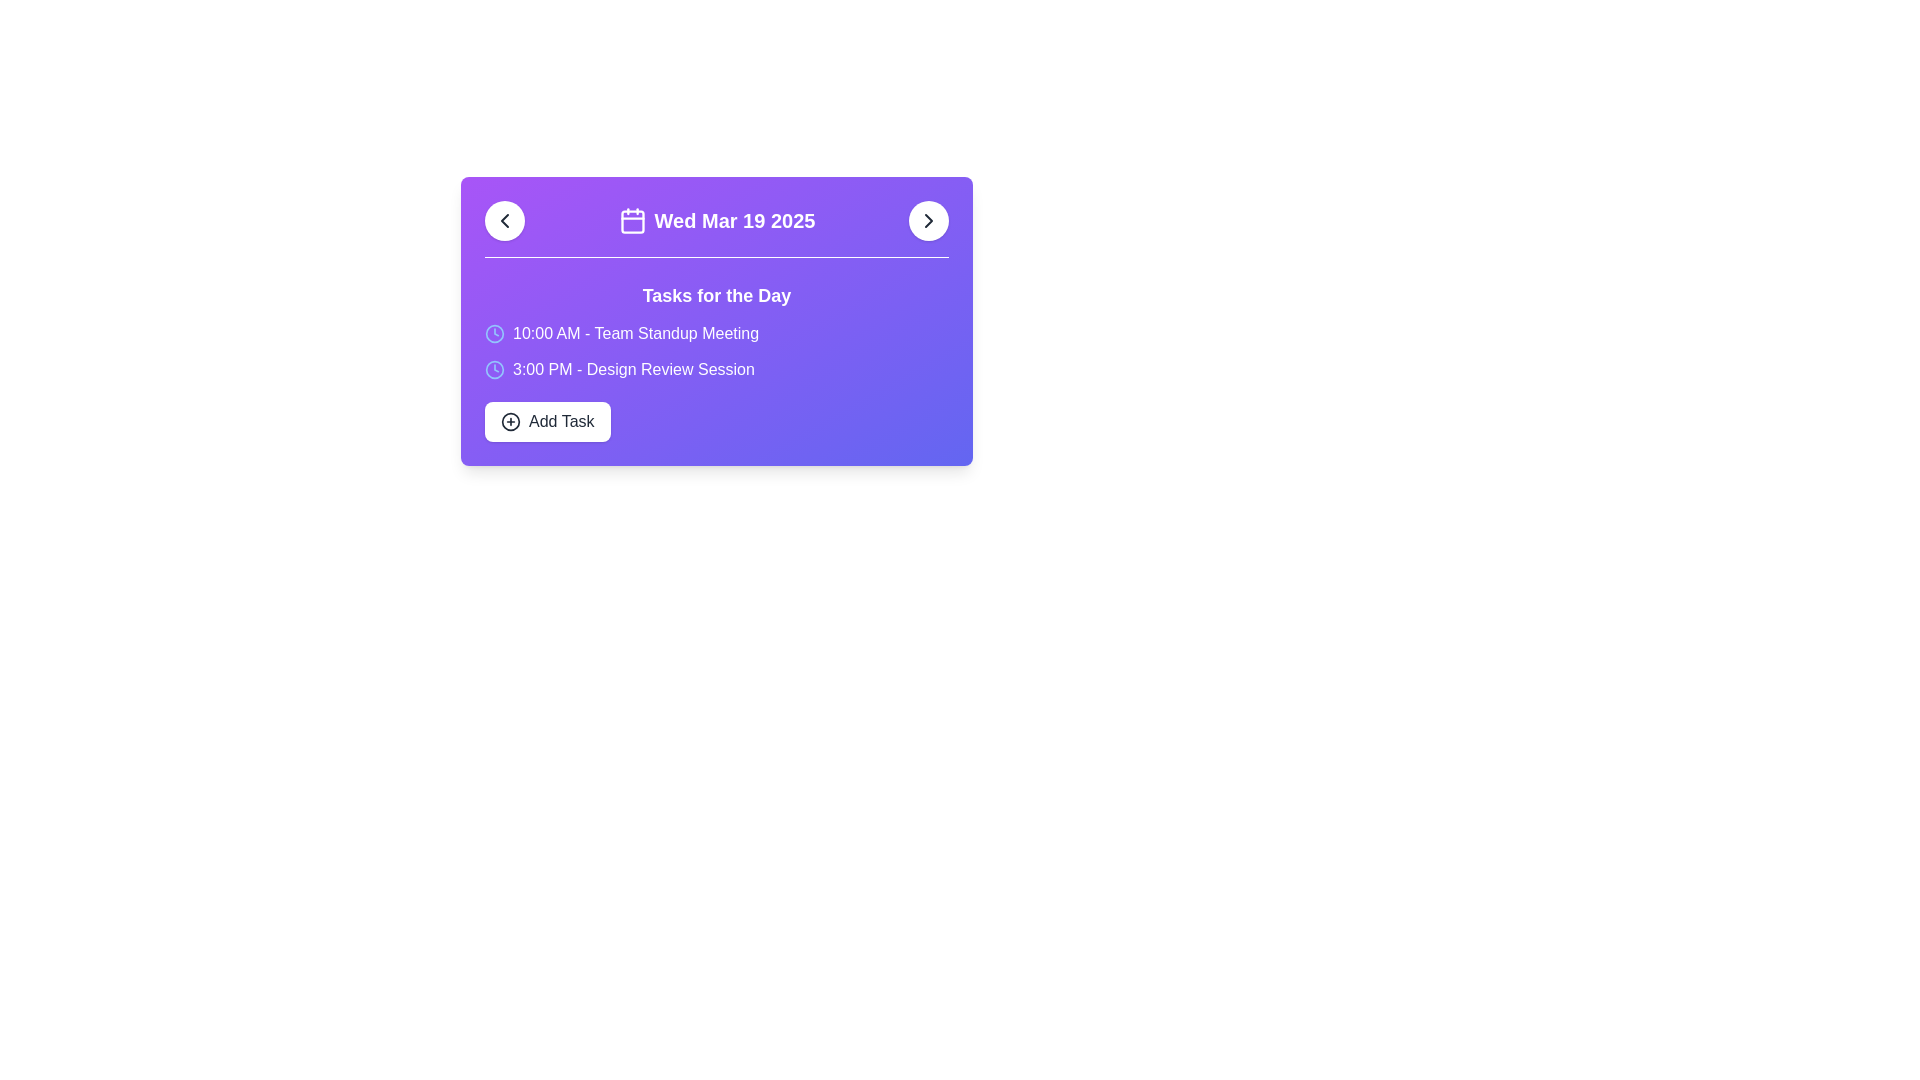  I want to click on text element that displays '3:00 PM - Design Review Session', which is the second item in a vertical task list with a purple background and a blue clock icon, so click(716, 370).